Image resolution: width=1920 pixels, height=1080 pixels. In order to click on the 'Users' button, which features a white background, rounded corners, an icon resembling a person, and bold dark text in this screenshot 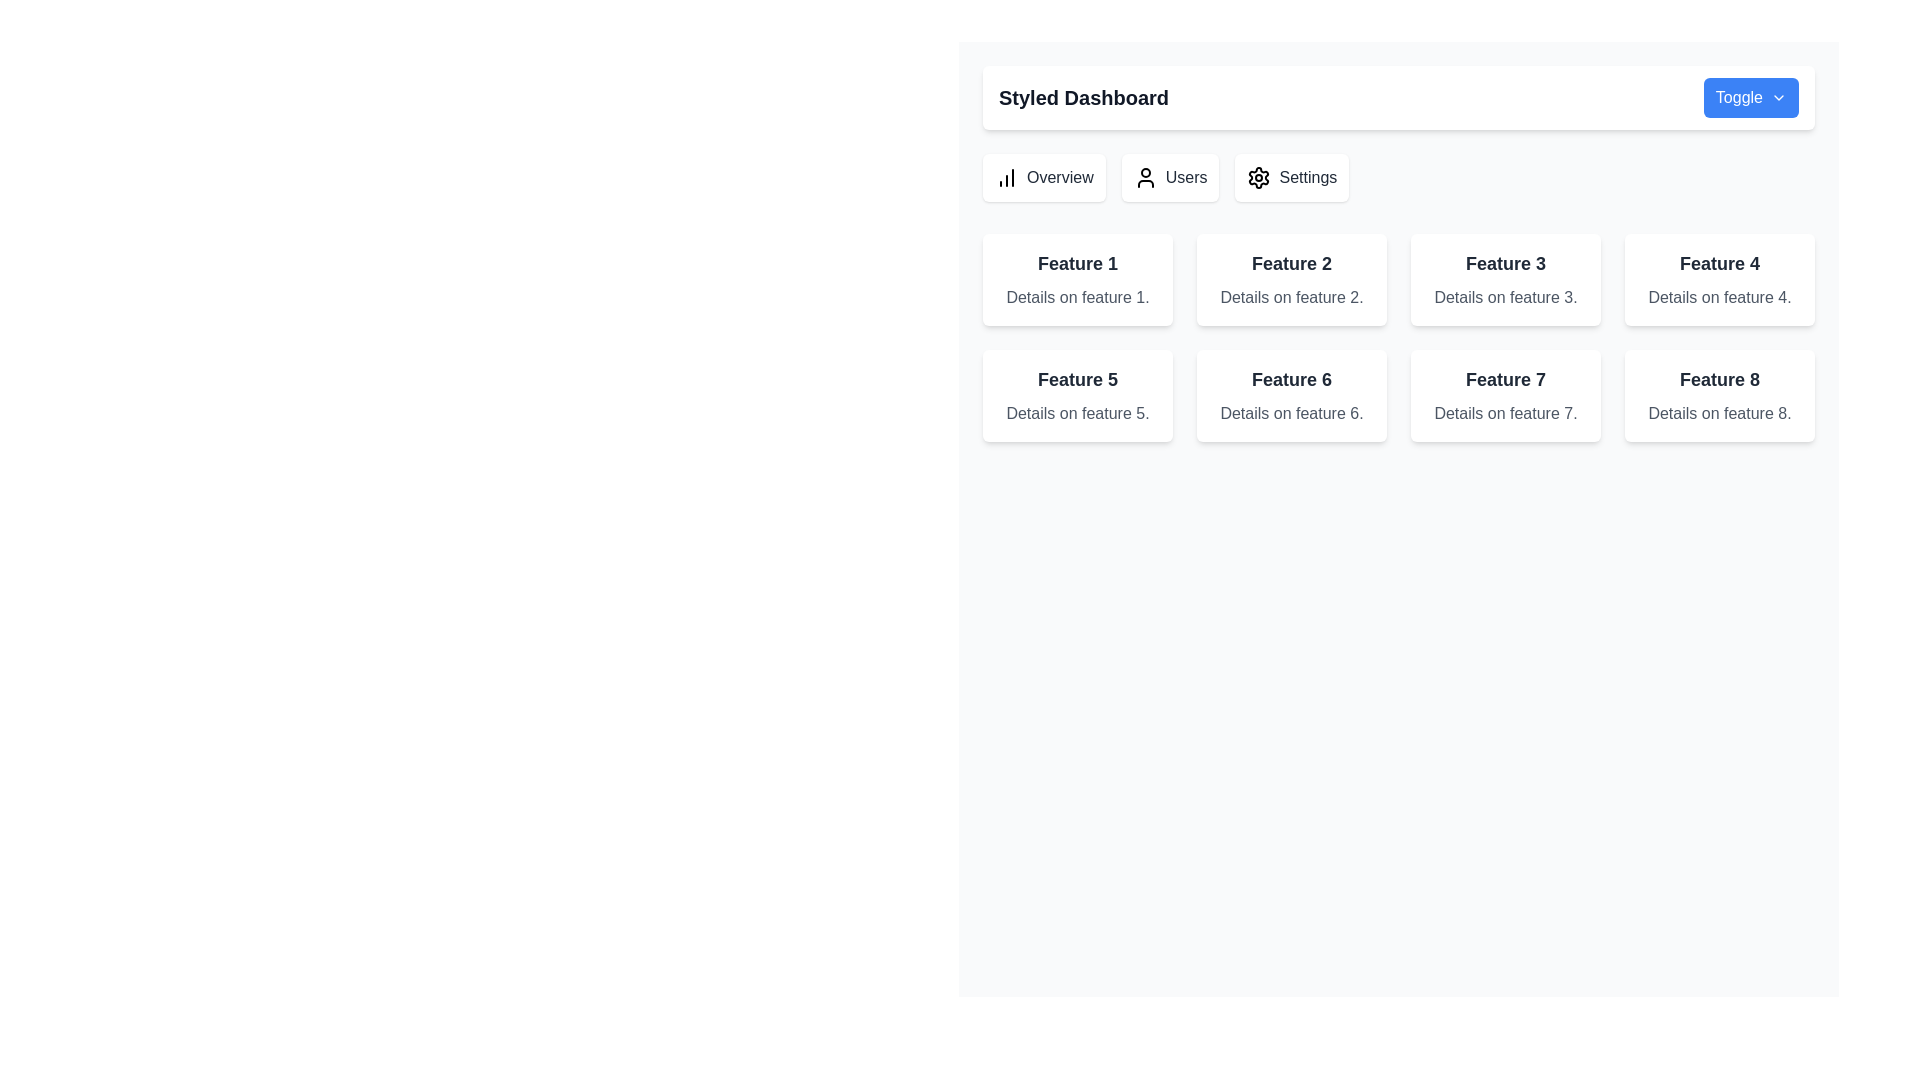, I will do `click(1170, 176)`.